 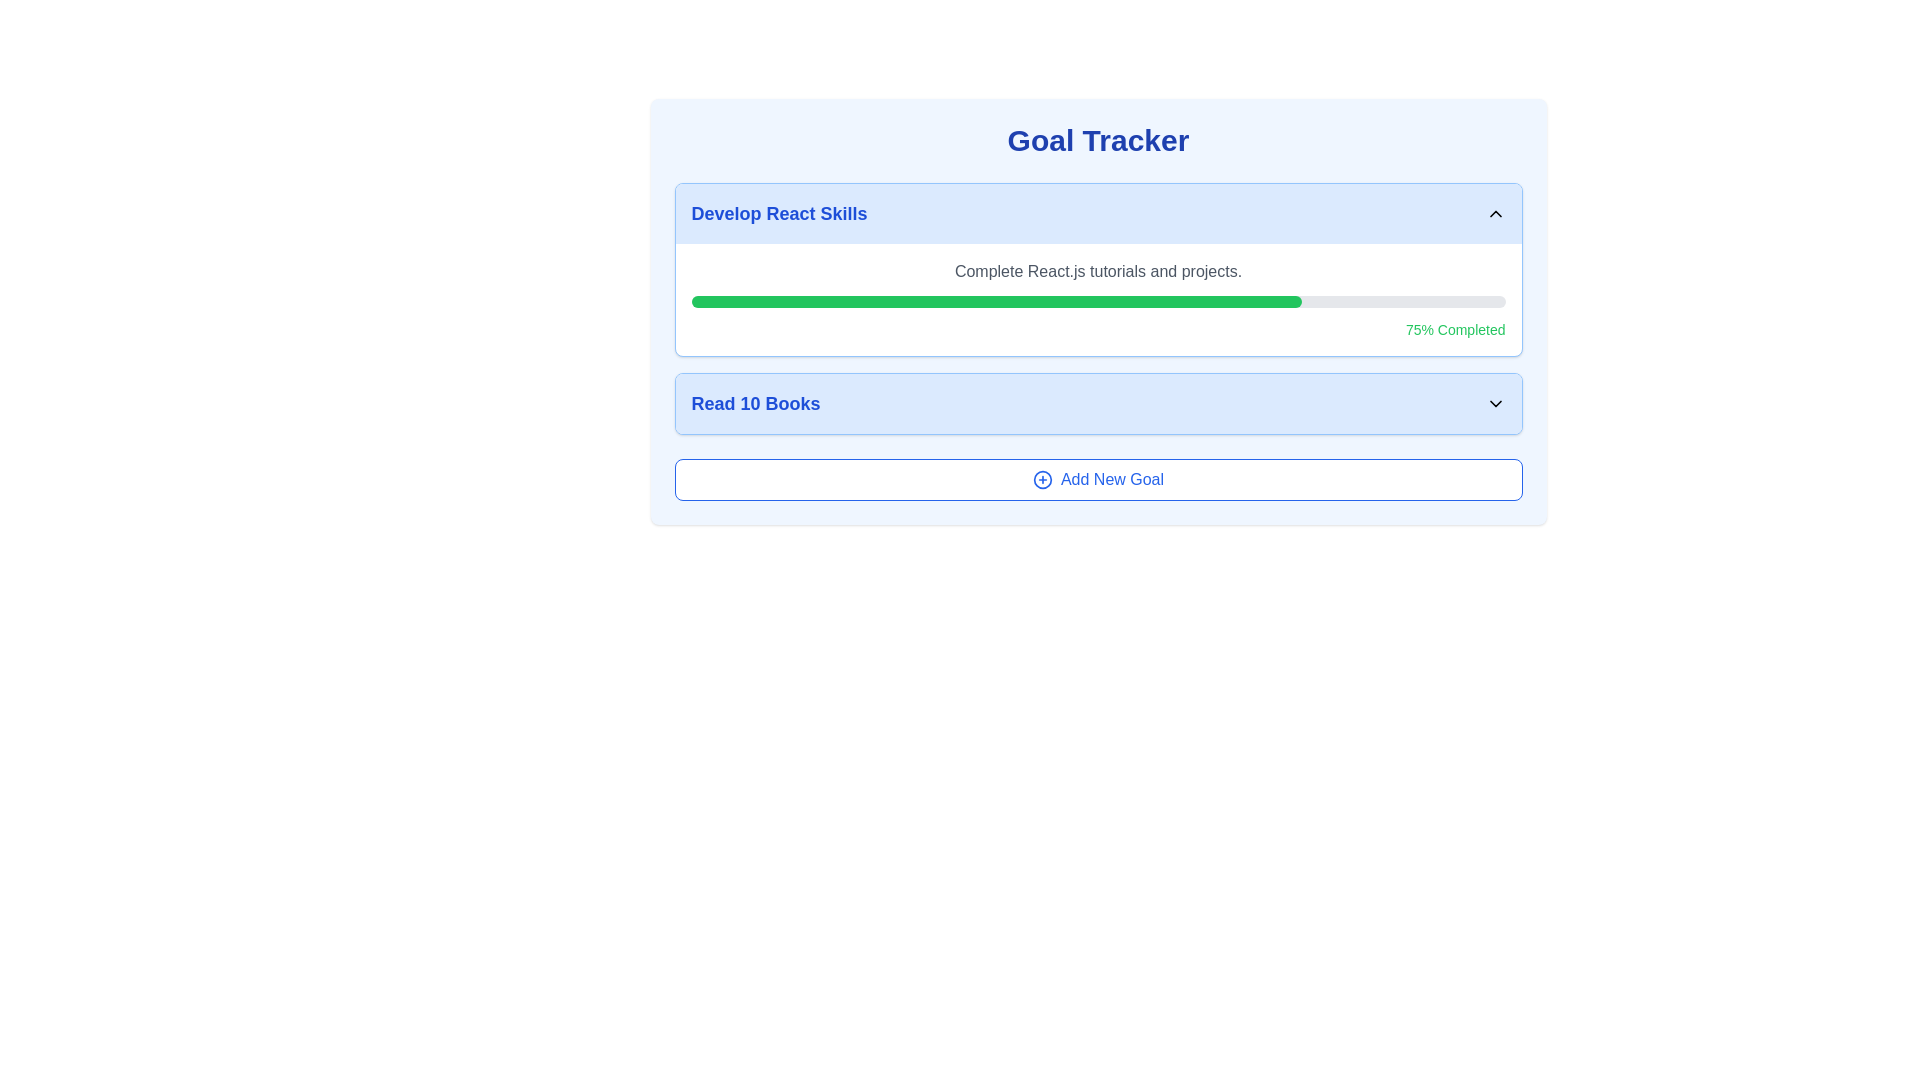 I want to click on the progress bar element displaying 'Complete React.js tutorials and projects.' with the indicator text '75% Completed', so click(x=1097, y=300).